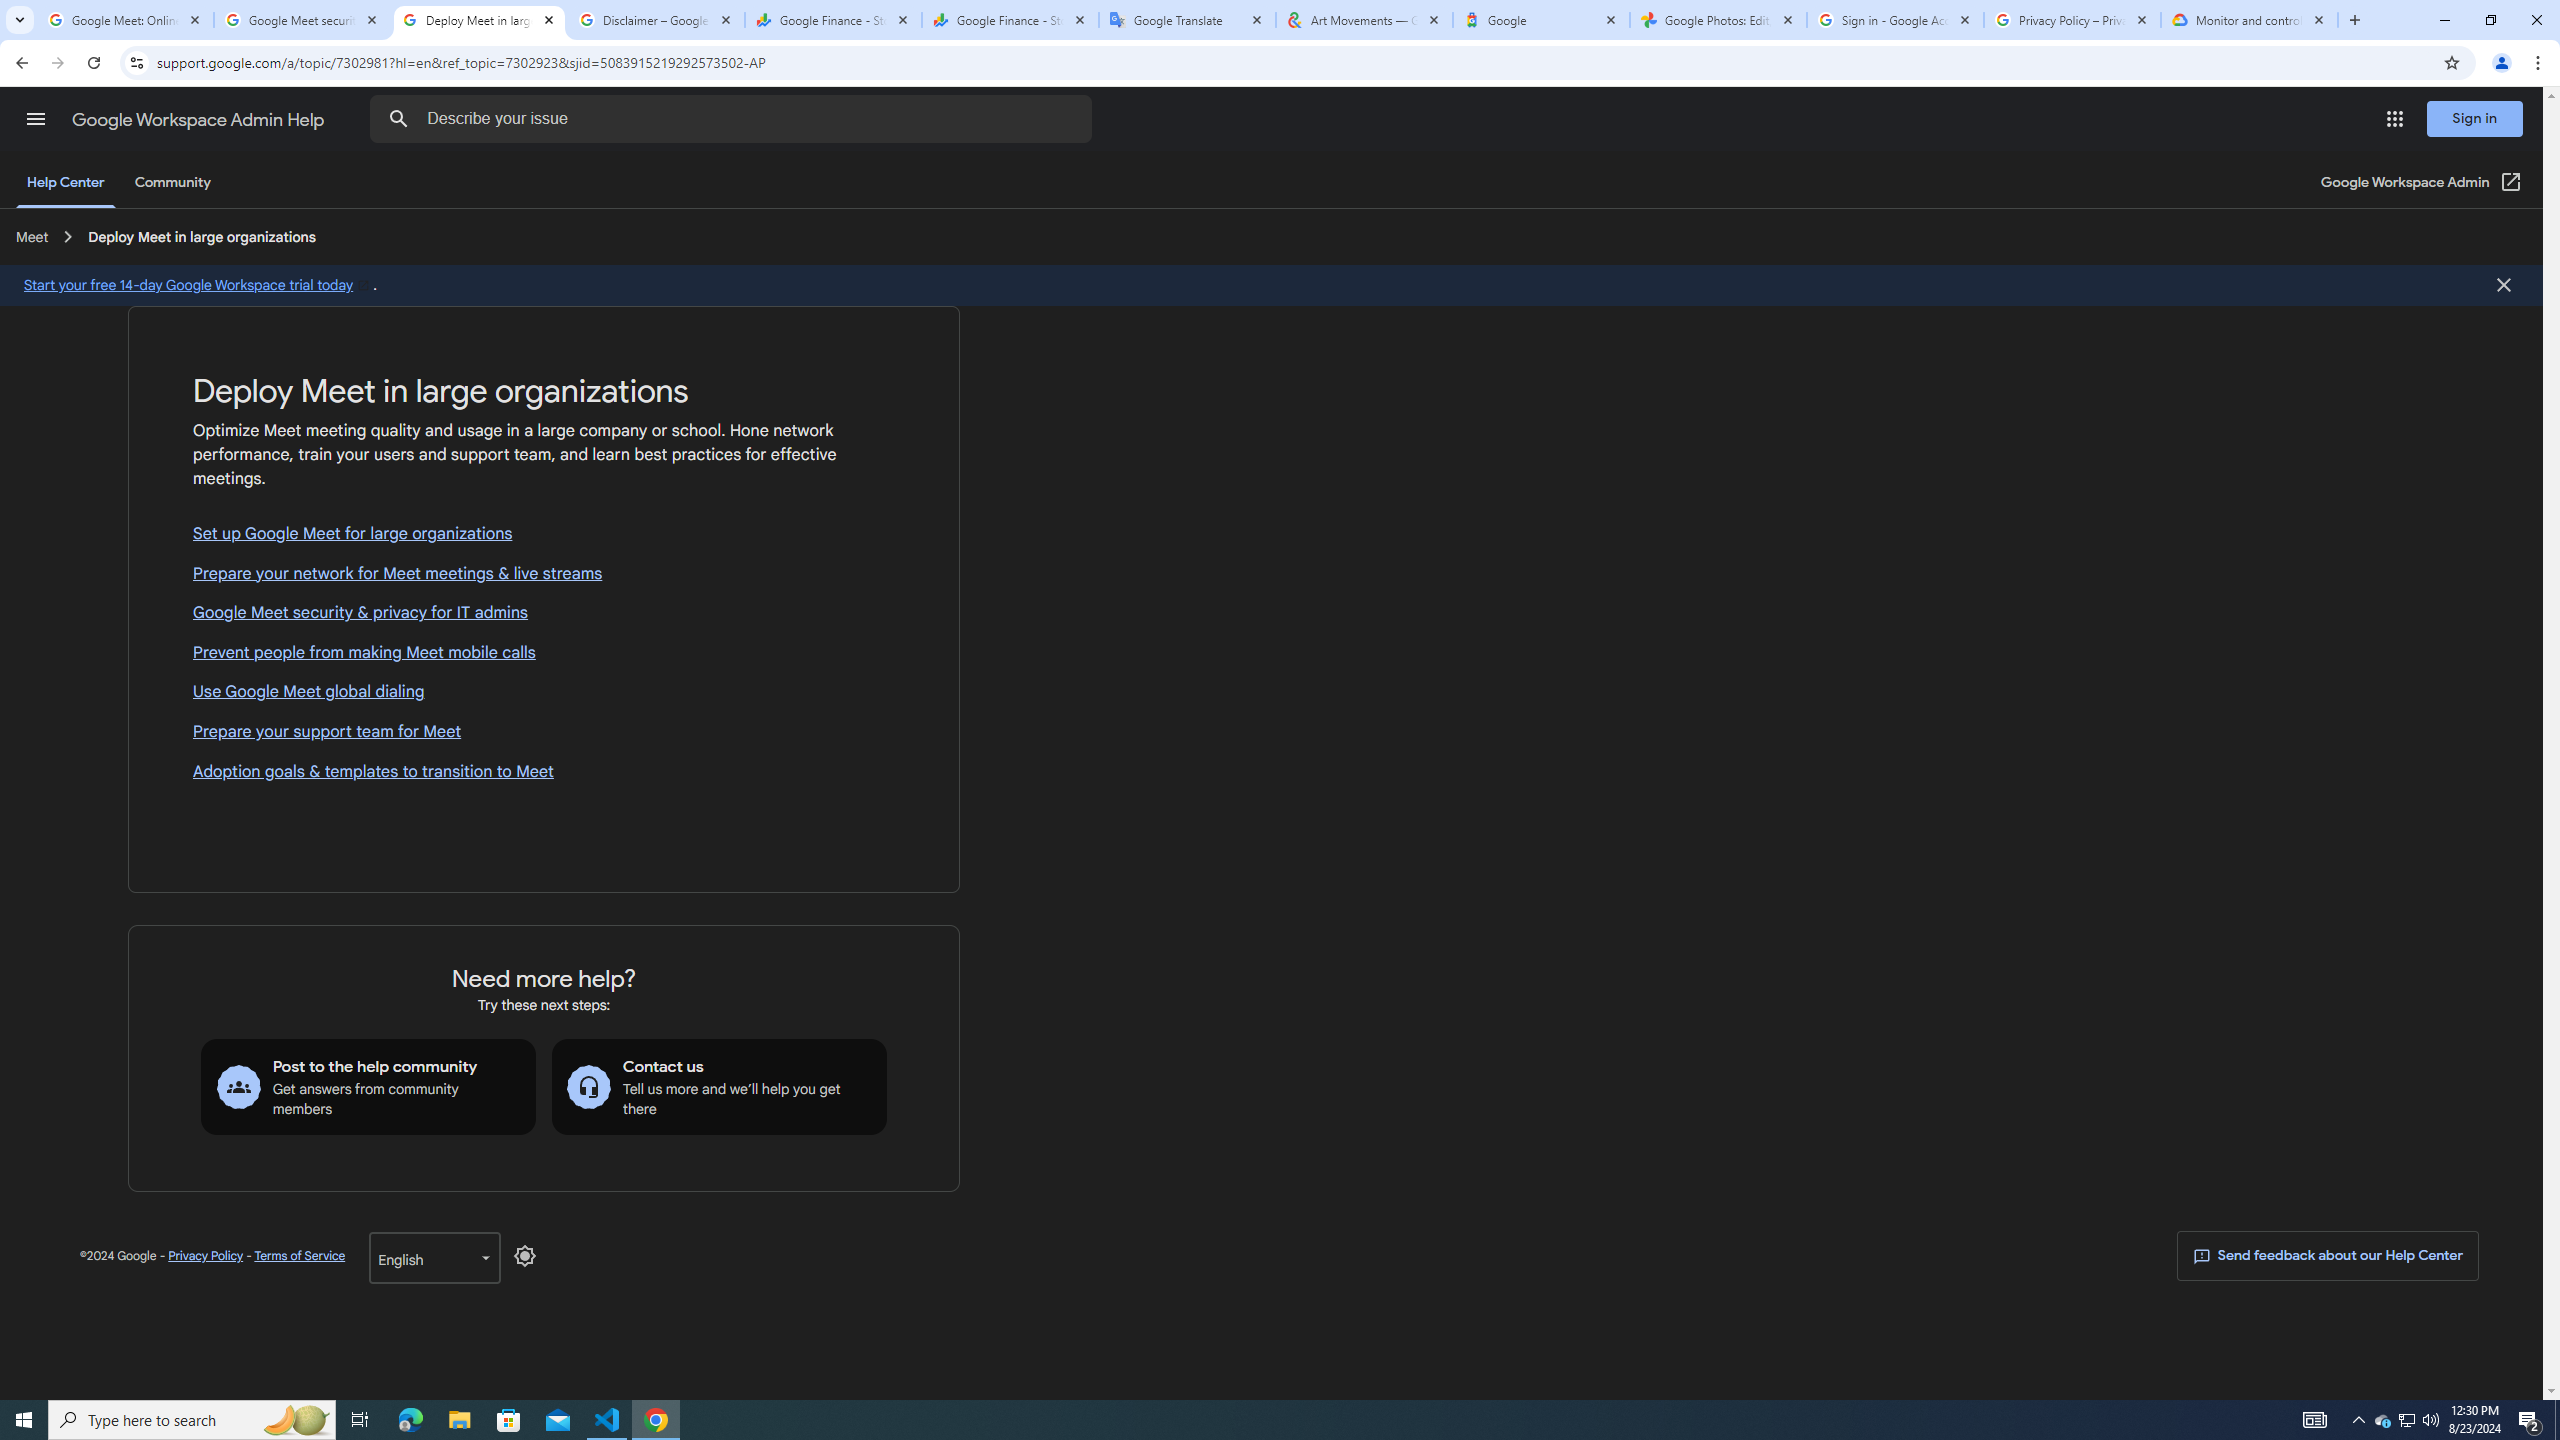 The width and height of the screenshot is (2560, 1440). What do you see at coordinates (525, 1256) in the screenshot?
I see `'Disable Dark Mode'` at bounding box center [525, 1256].